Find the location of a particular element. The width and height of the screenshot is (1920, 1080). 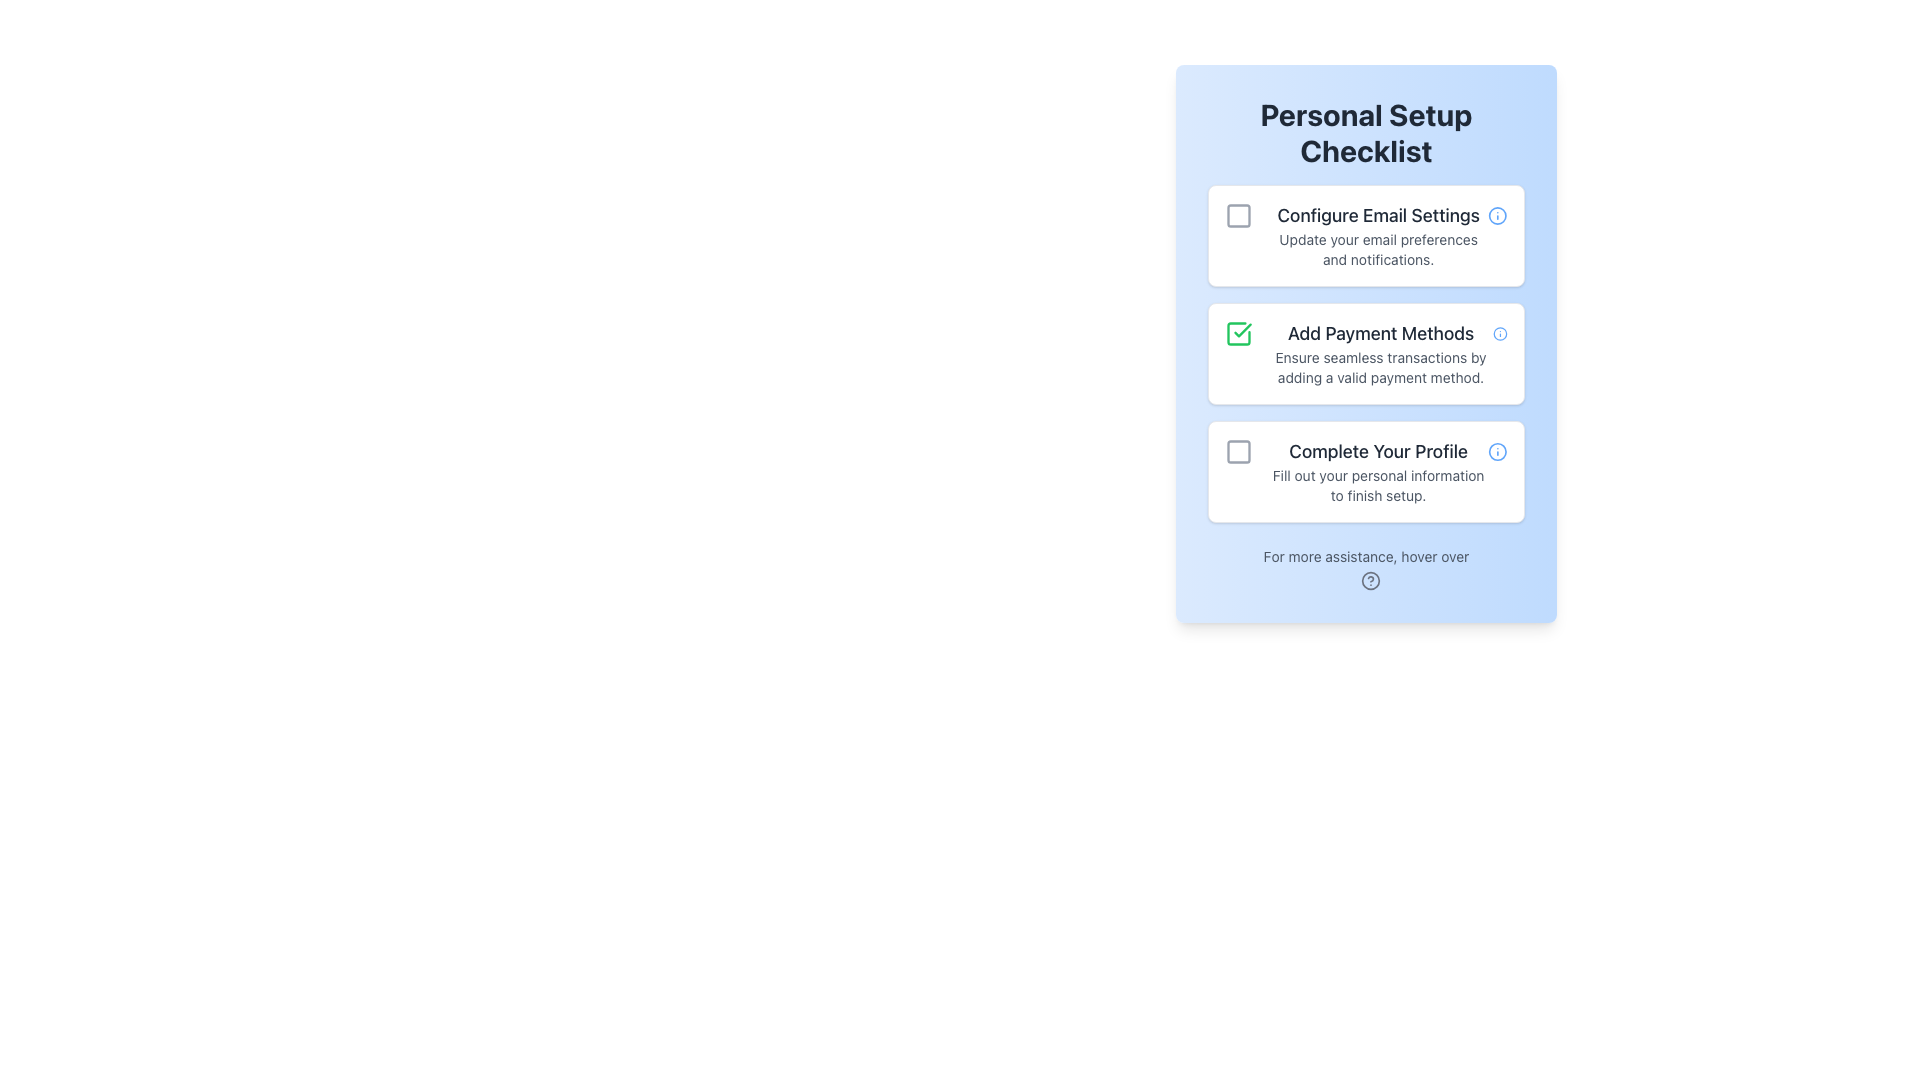

the informational text that states 'Ensure seamless transactions by adding a valid payment method.' located below the title 'Add Payment Methods' in the second card of the checklist UI is located at coordinates (1380, 367).